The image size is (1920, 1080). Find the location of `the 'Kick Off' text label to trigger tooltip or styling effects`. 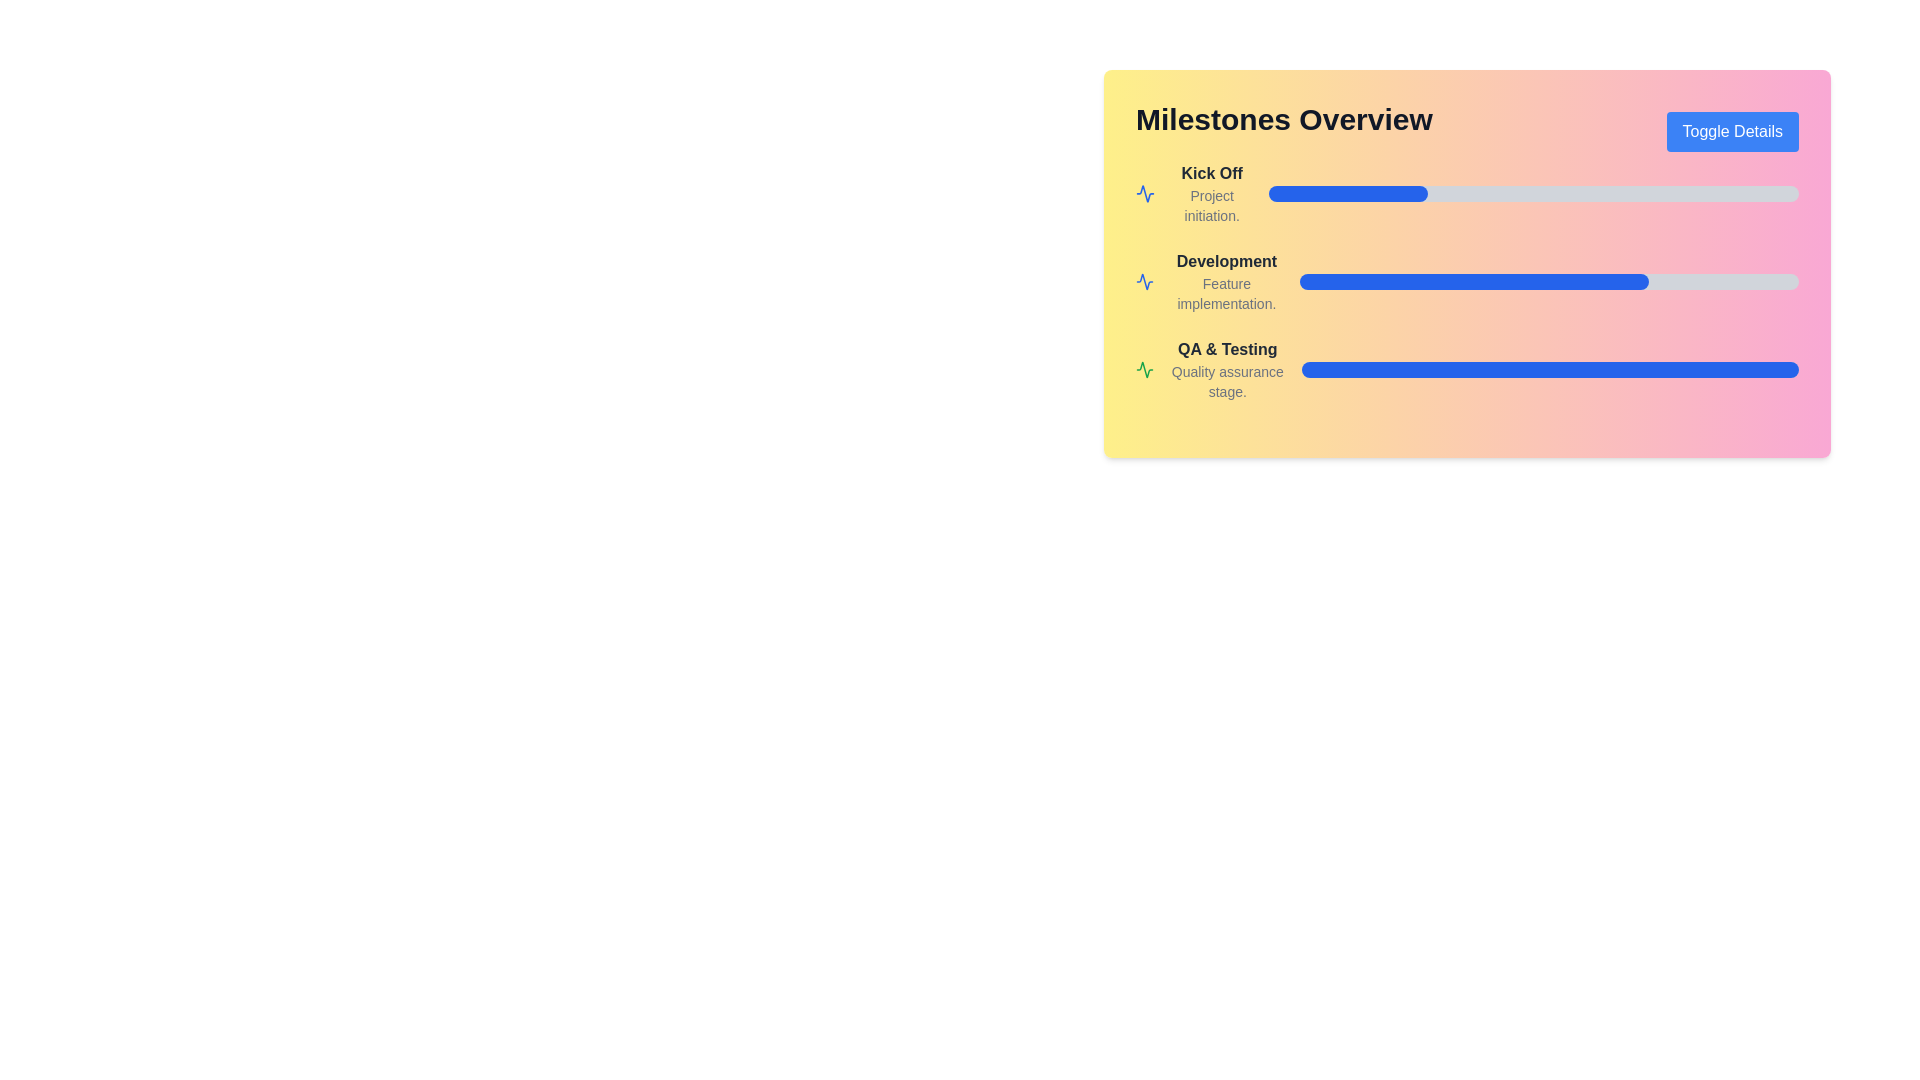

the 'Kick Off' text label to trigger tooltip or styling effects is located at coordinates (1211, 172).